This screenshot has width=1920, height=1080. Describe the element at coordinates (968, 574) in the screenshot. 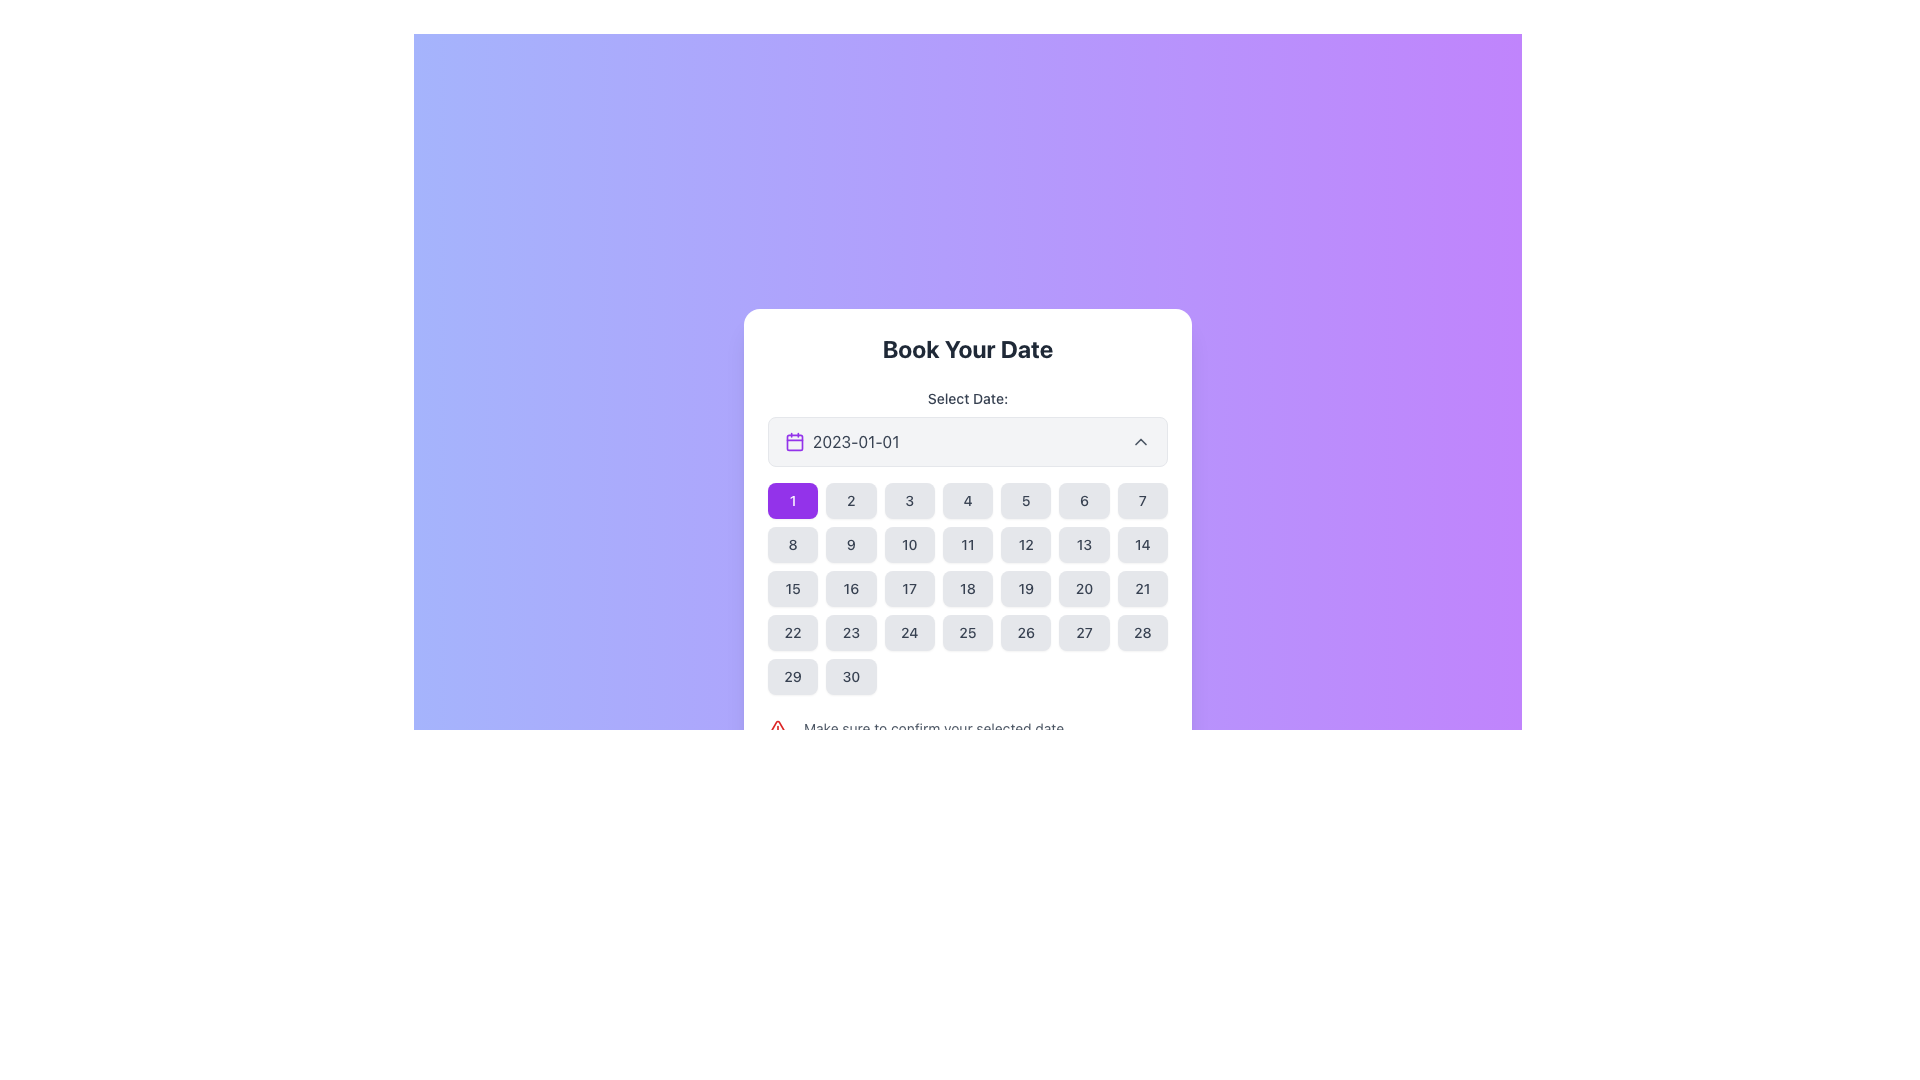

I see `a specific date in the Calendar UI component located centrally beneath the 'Book Your Date' text and 'Select Date' dropdown menu` at that location.